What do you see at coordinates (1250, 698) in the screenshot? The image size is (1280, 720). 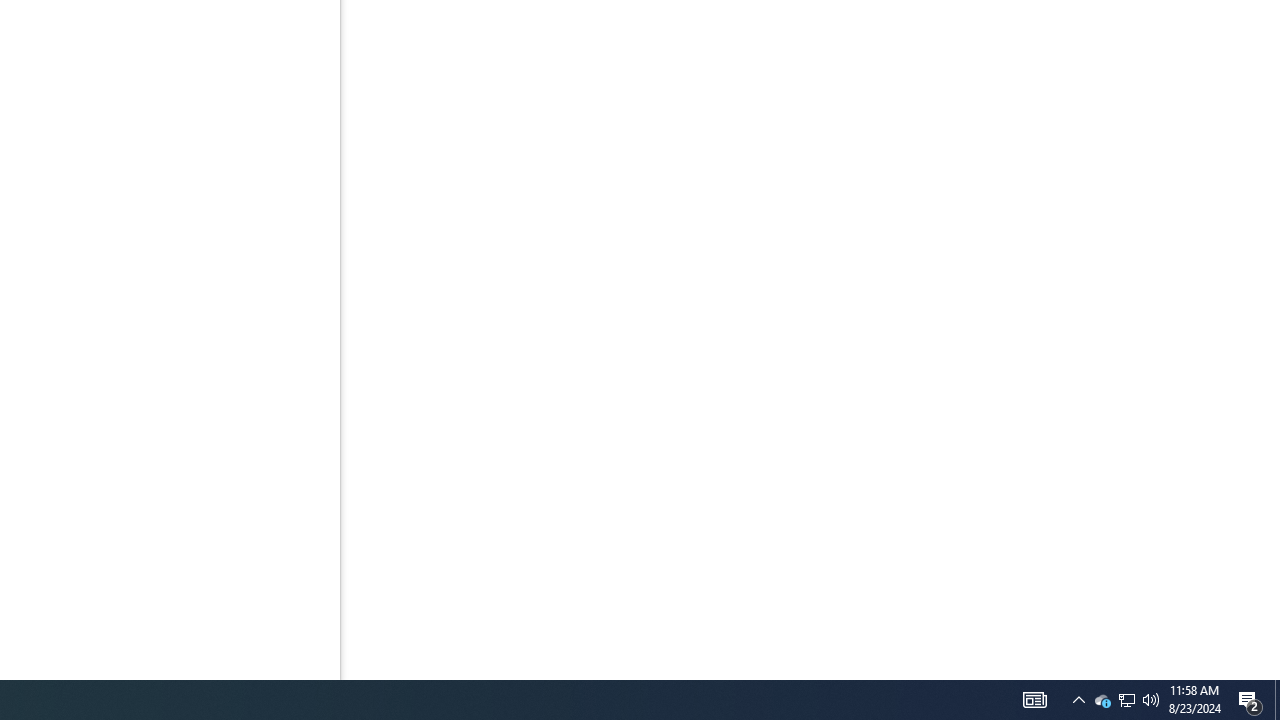 I see `'Action Center, 2 new notifications'` at bounding box center [1250, 698].